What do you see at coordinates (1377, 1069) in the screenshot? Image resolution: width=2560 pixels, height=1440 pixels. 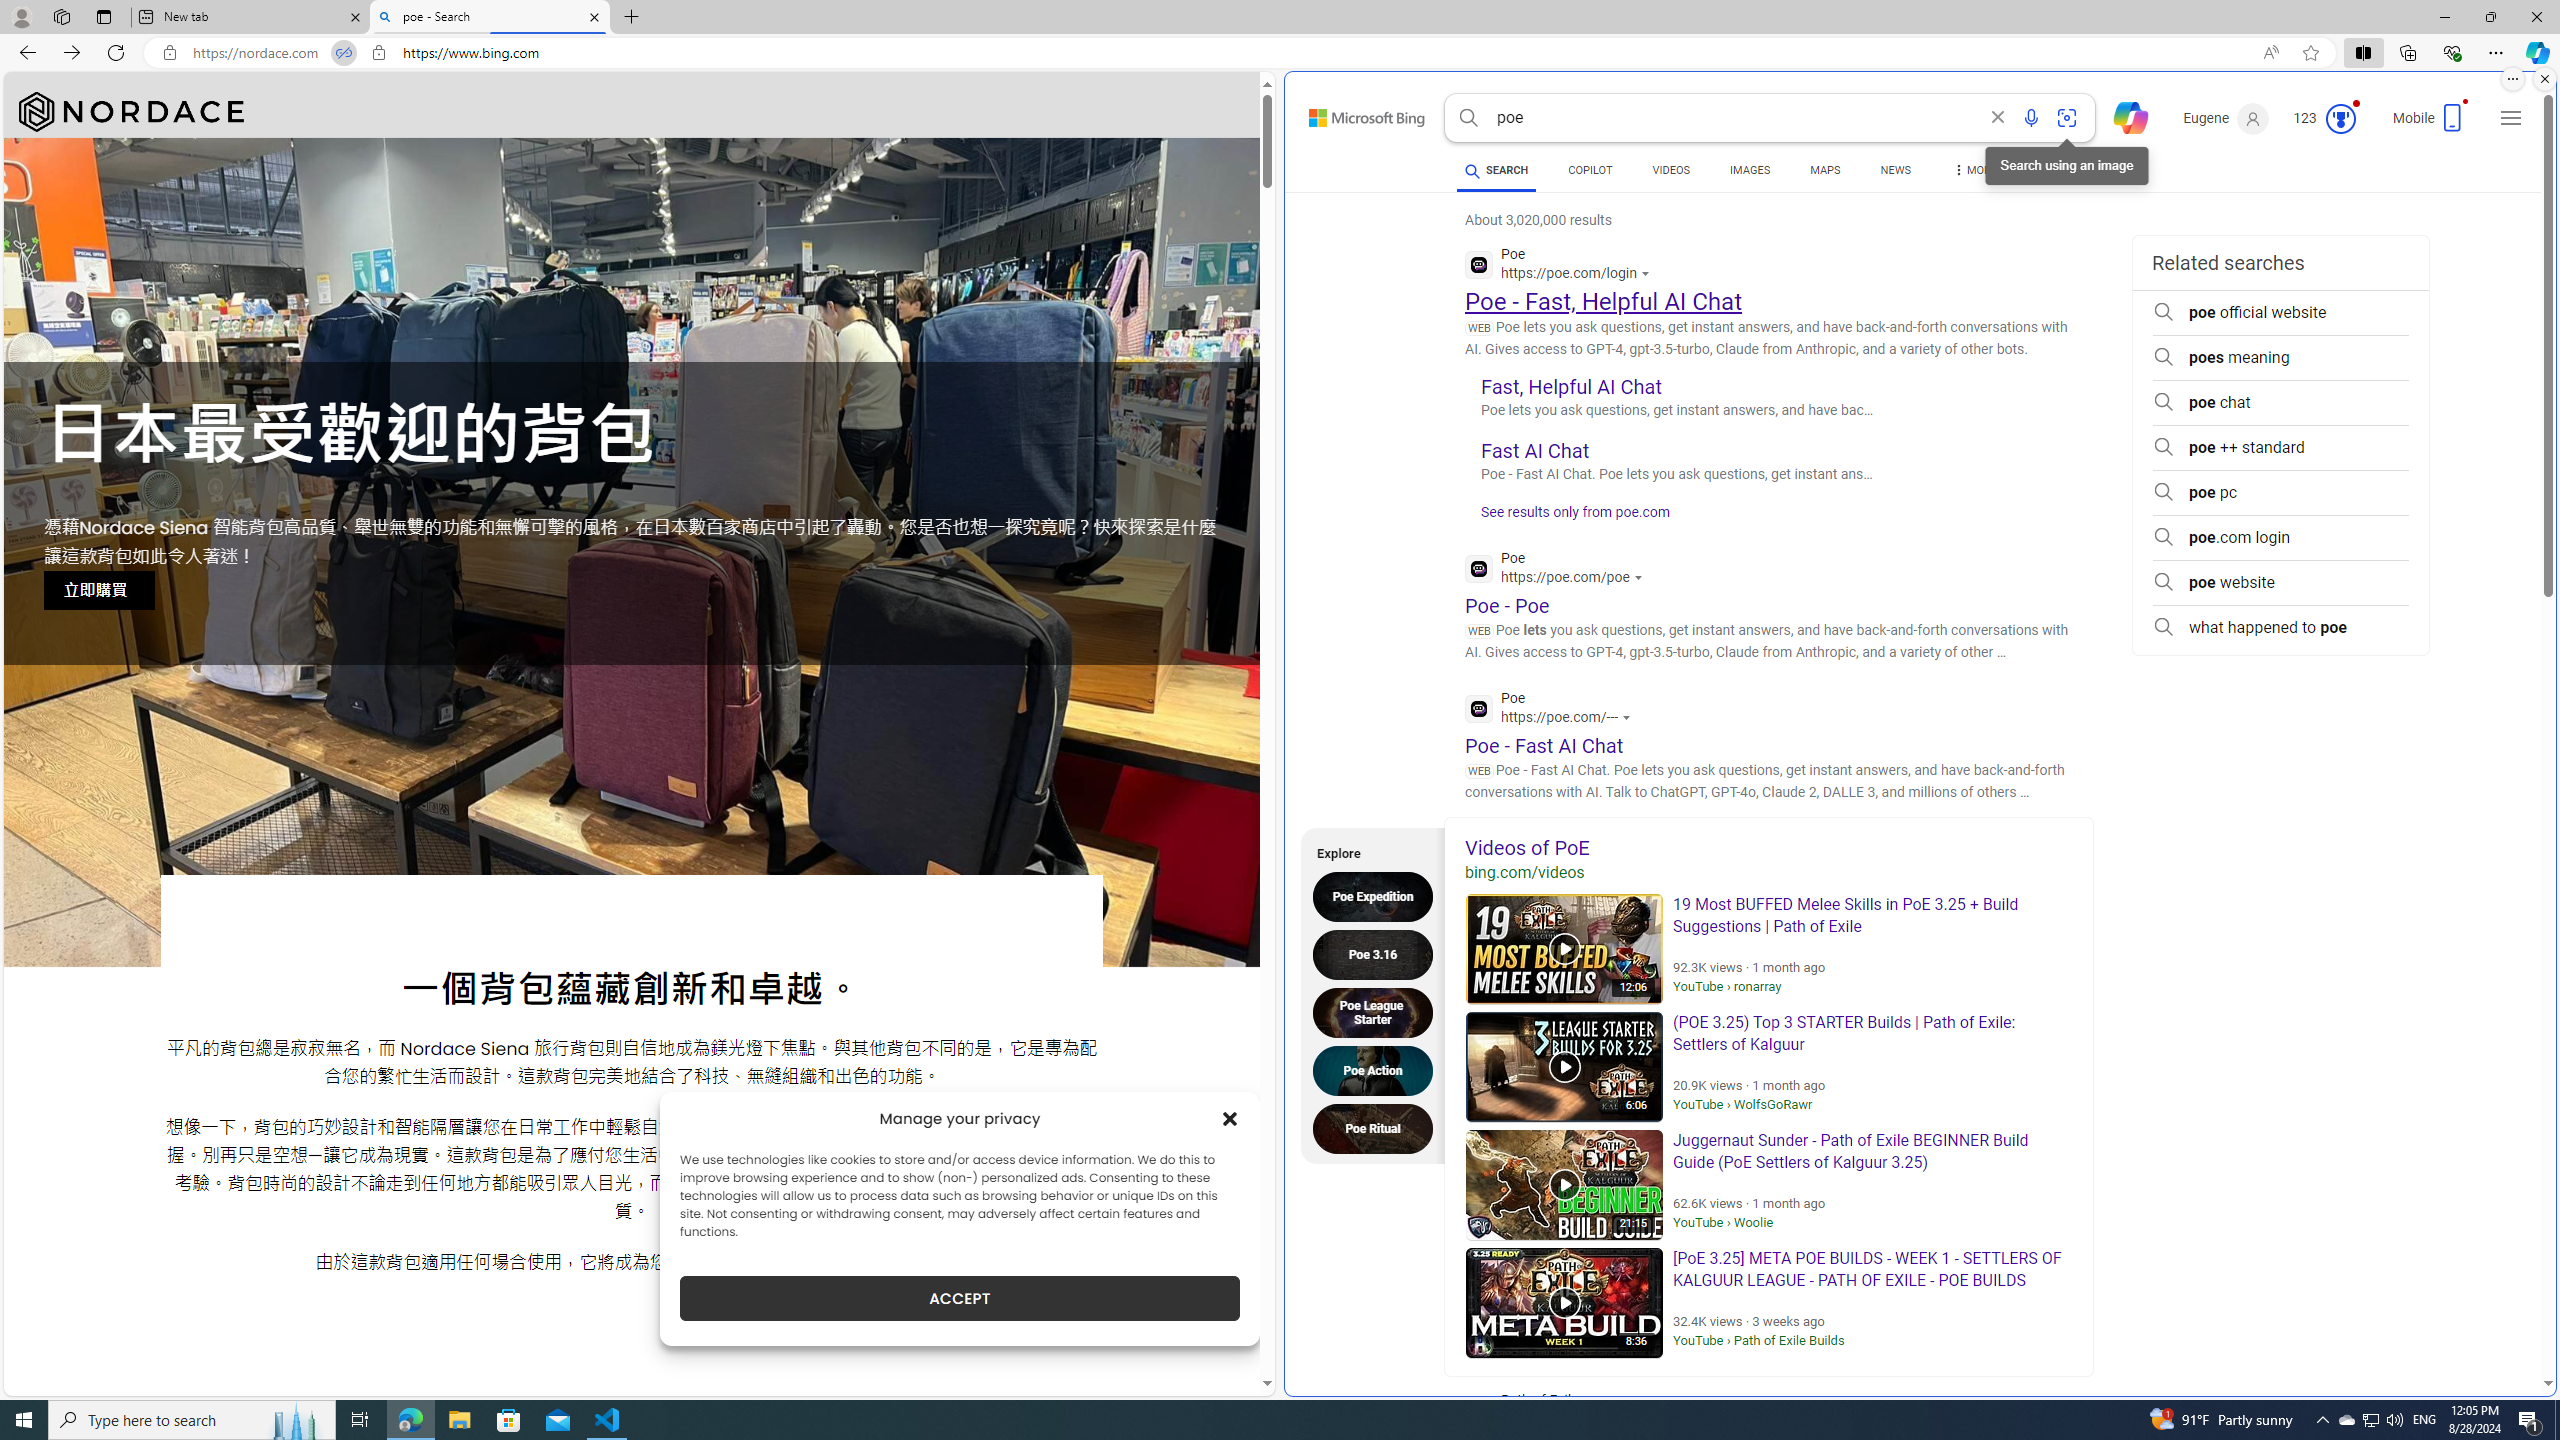 I see `'Poe Action'` at bounding box center [1377, 1069].